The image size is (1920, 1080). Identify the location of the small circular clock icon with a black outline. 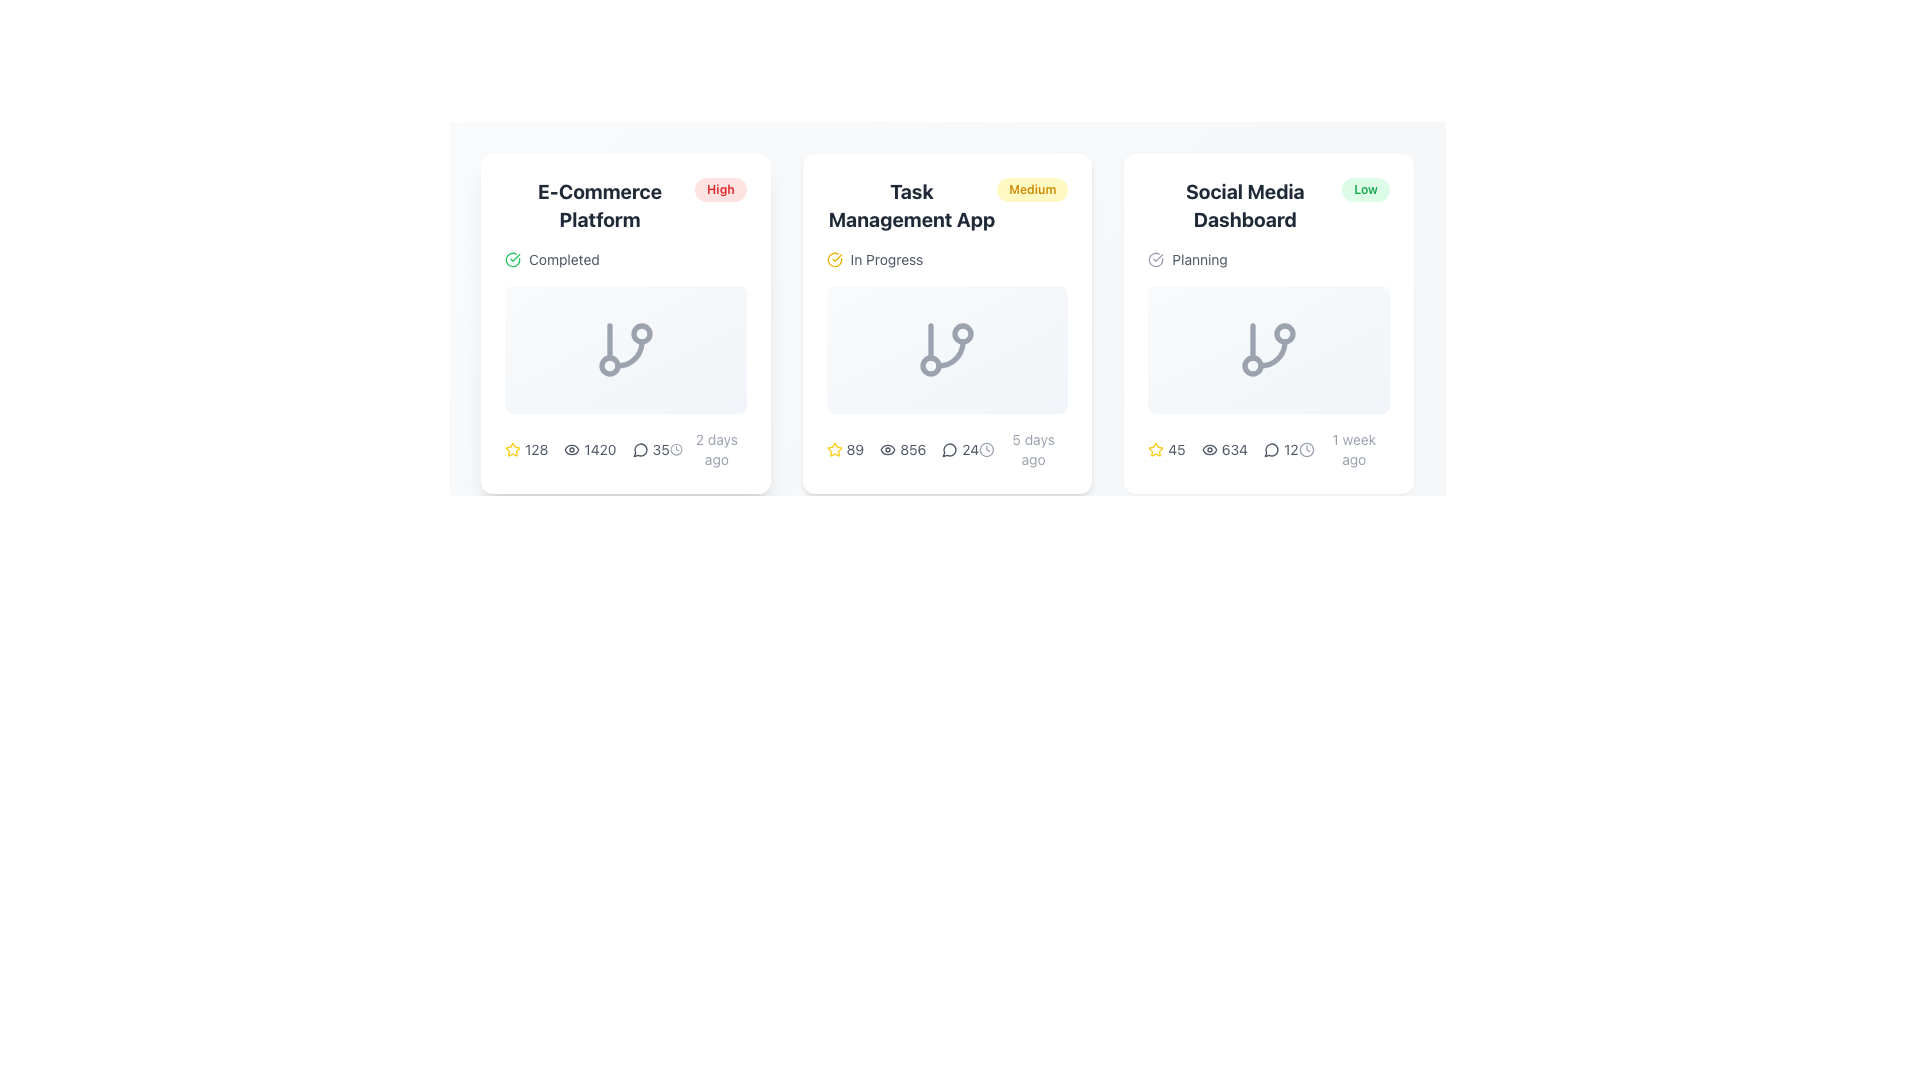
(676, 450).